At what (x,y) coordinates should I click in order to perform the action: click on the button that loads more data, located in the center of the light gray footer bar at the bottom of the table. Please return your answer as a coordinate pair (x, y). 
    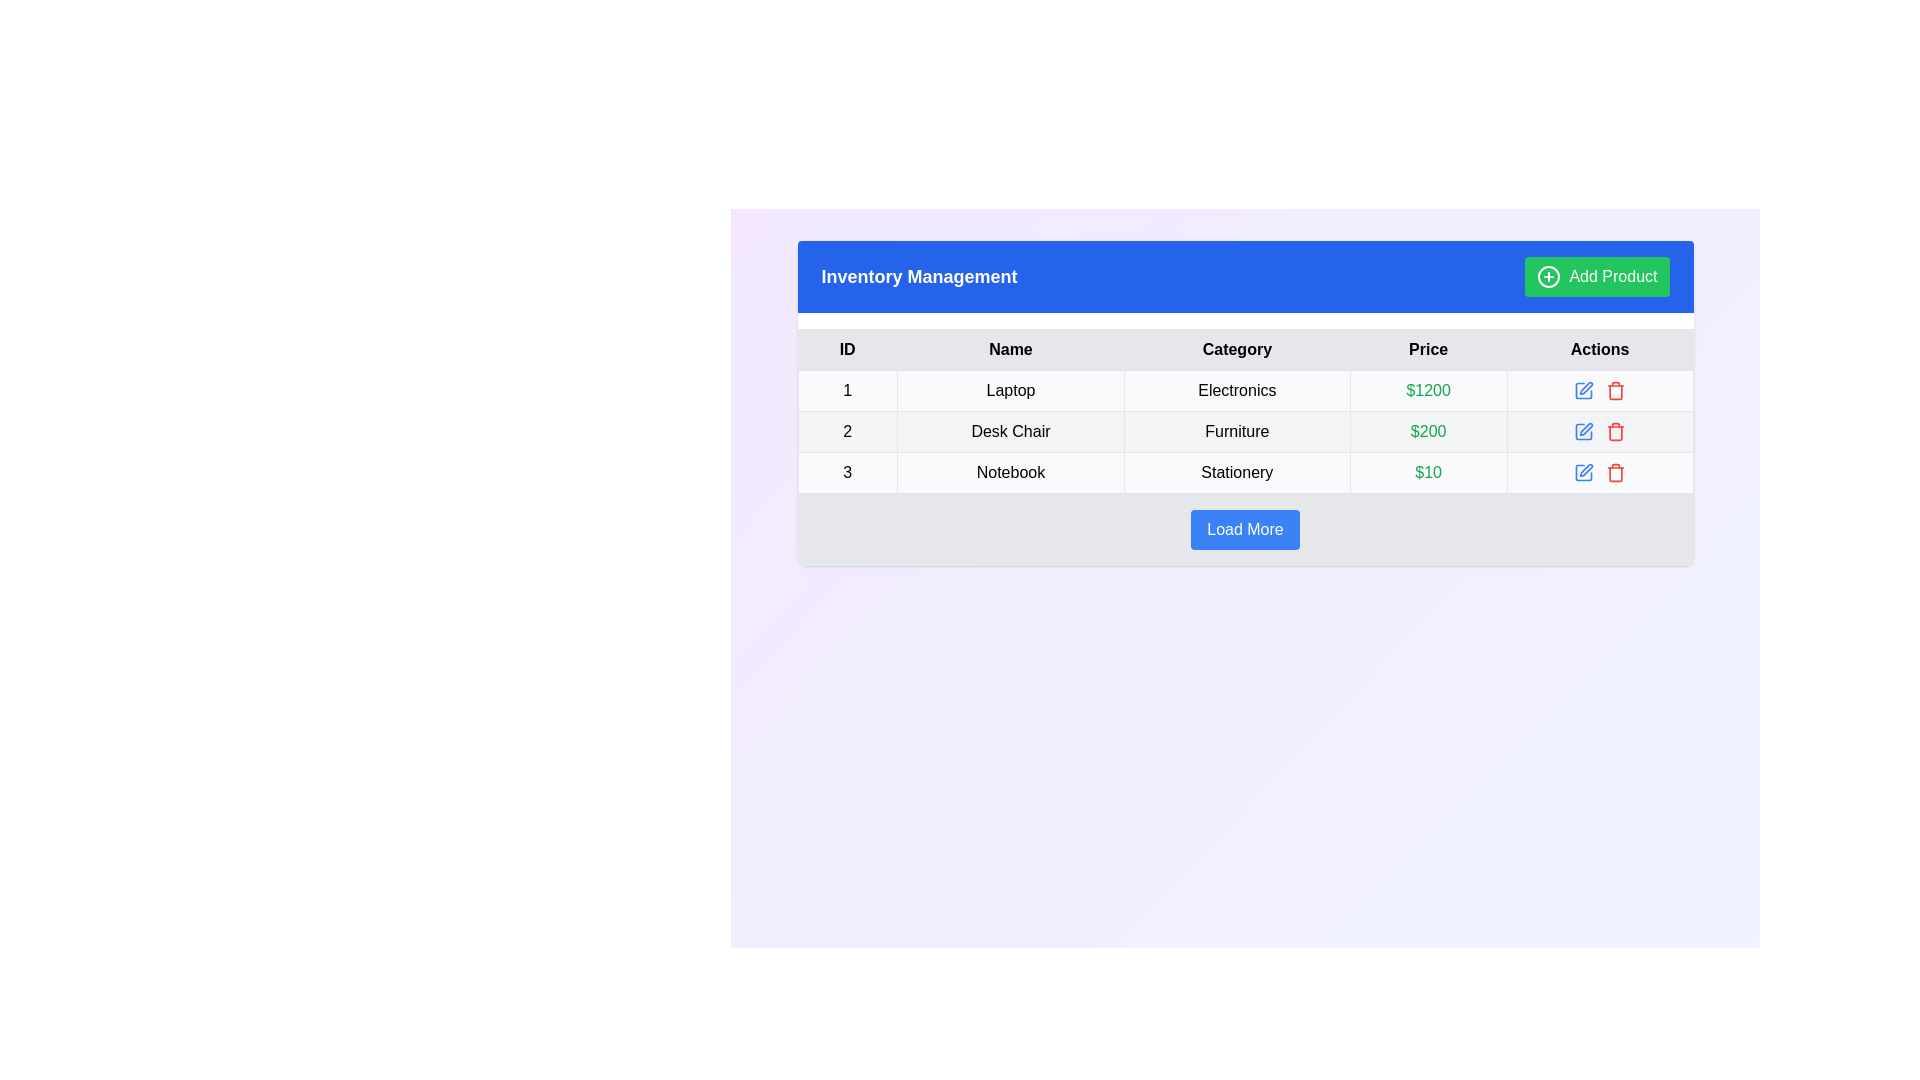
    Looking at the image, I should click on (1244, 528).